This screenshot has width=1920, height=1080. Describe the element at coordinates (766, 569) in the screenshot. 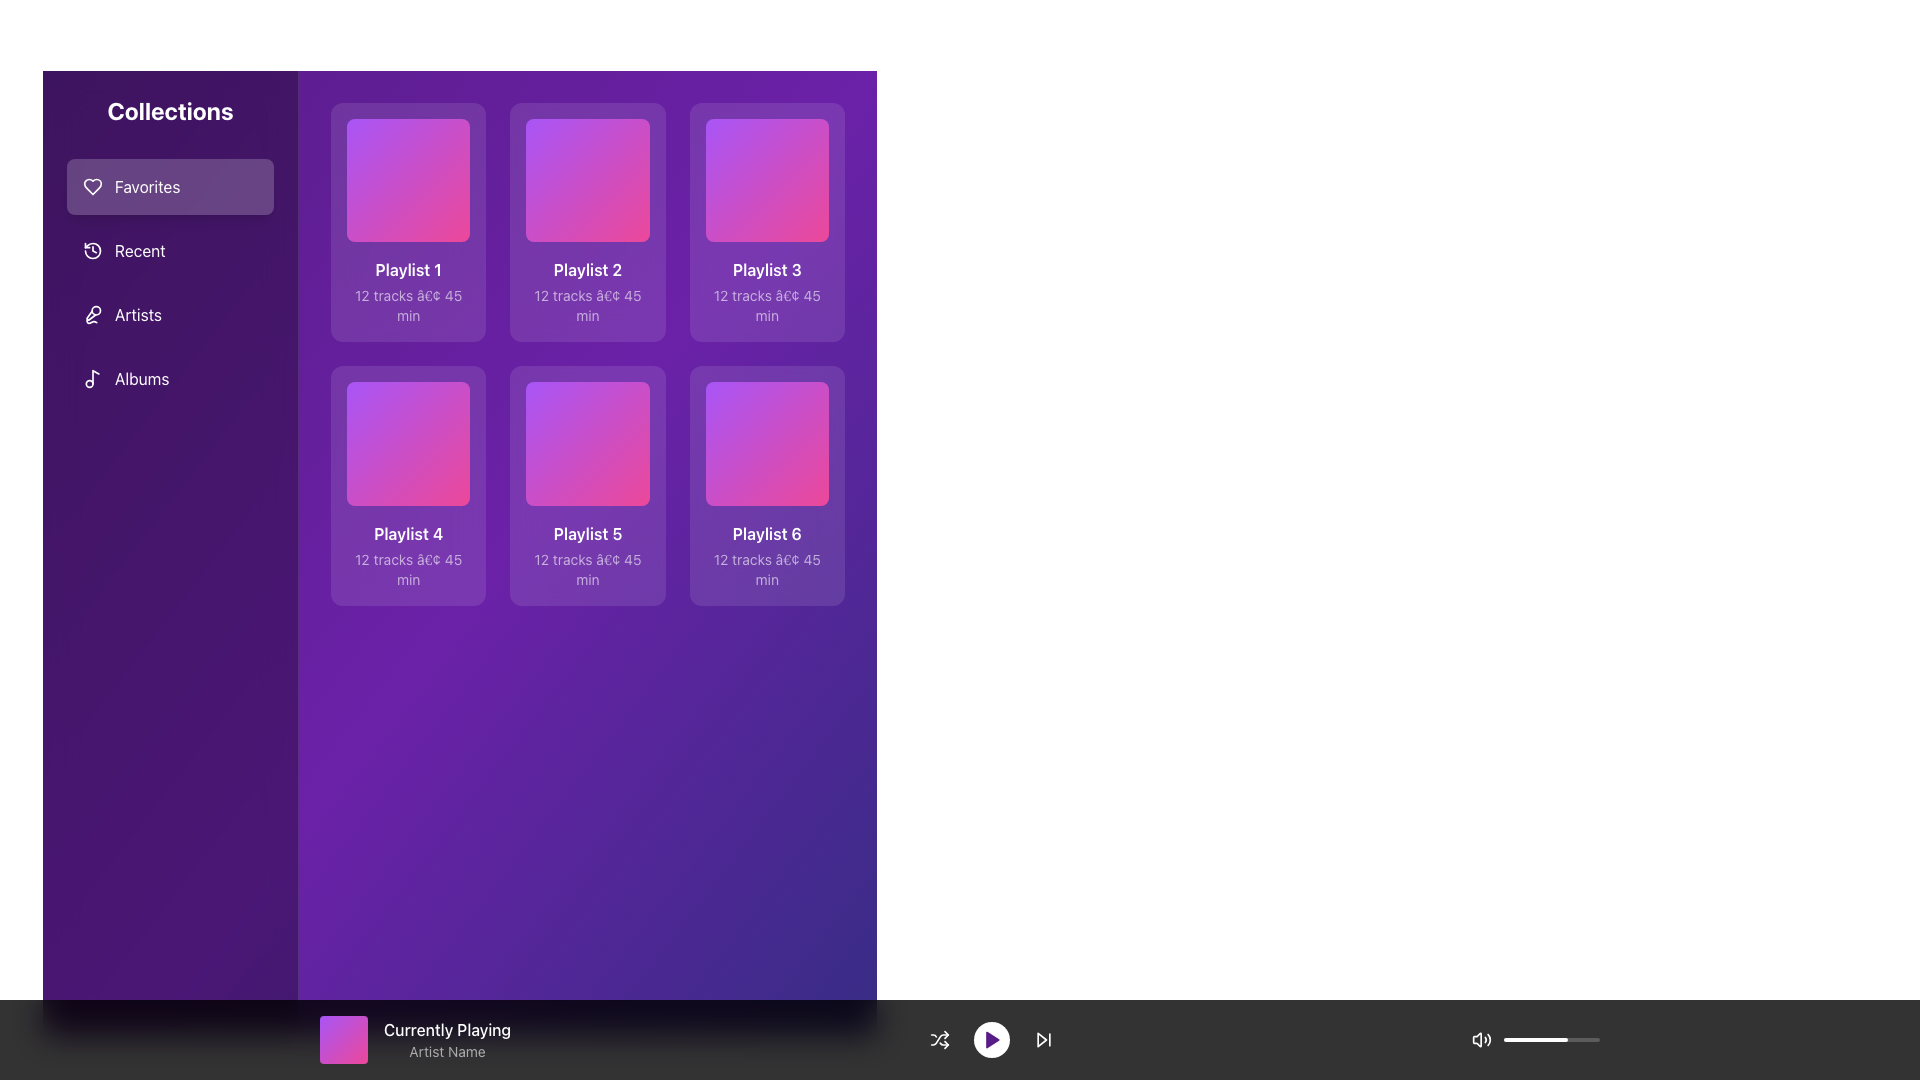

I see `the text label displaying '12 tracks â€¢ 45 min', located under the title 'Playlist 6' in the bottom-right corner of the sixth playlist card` at that location.